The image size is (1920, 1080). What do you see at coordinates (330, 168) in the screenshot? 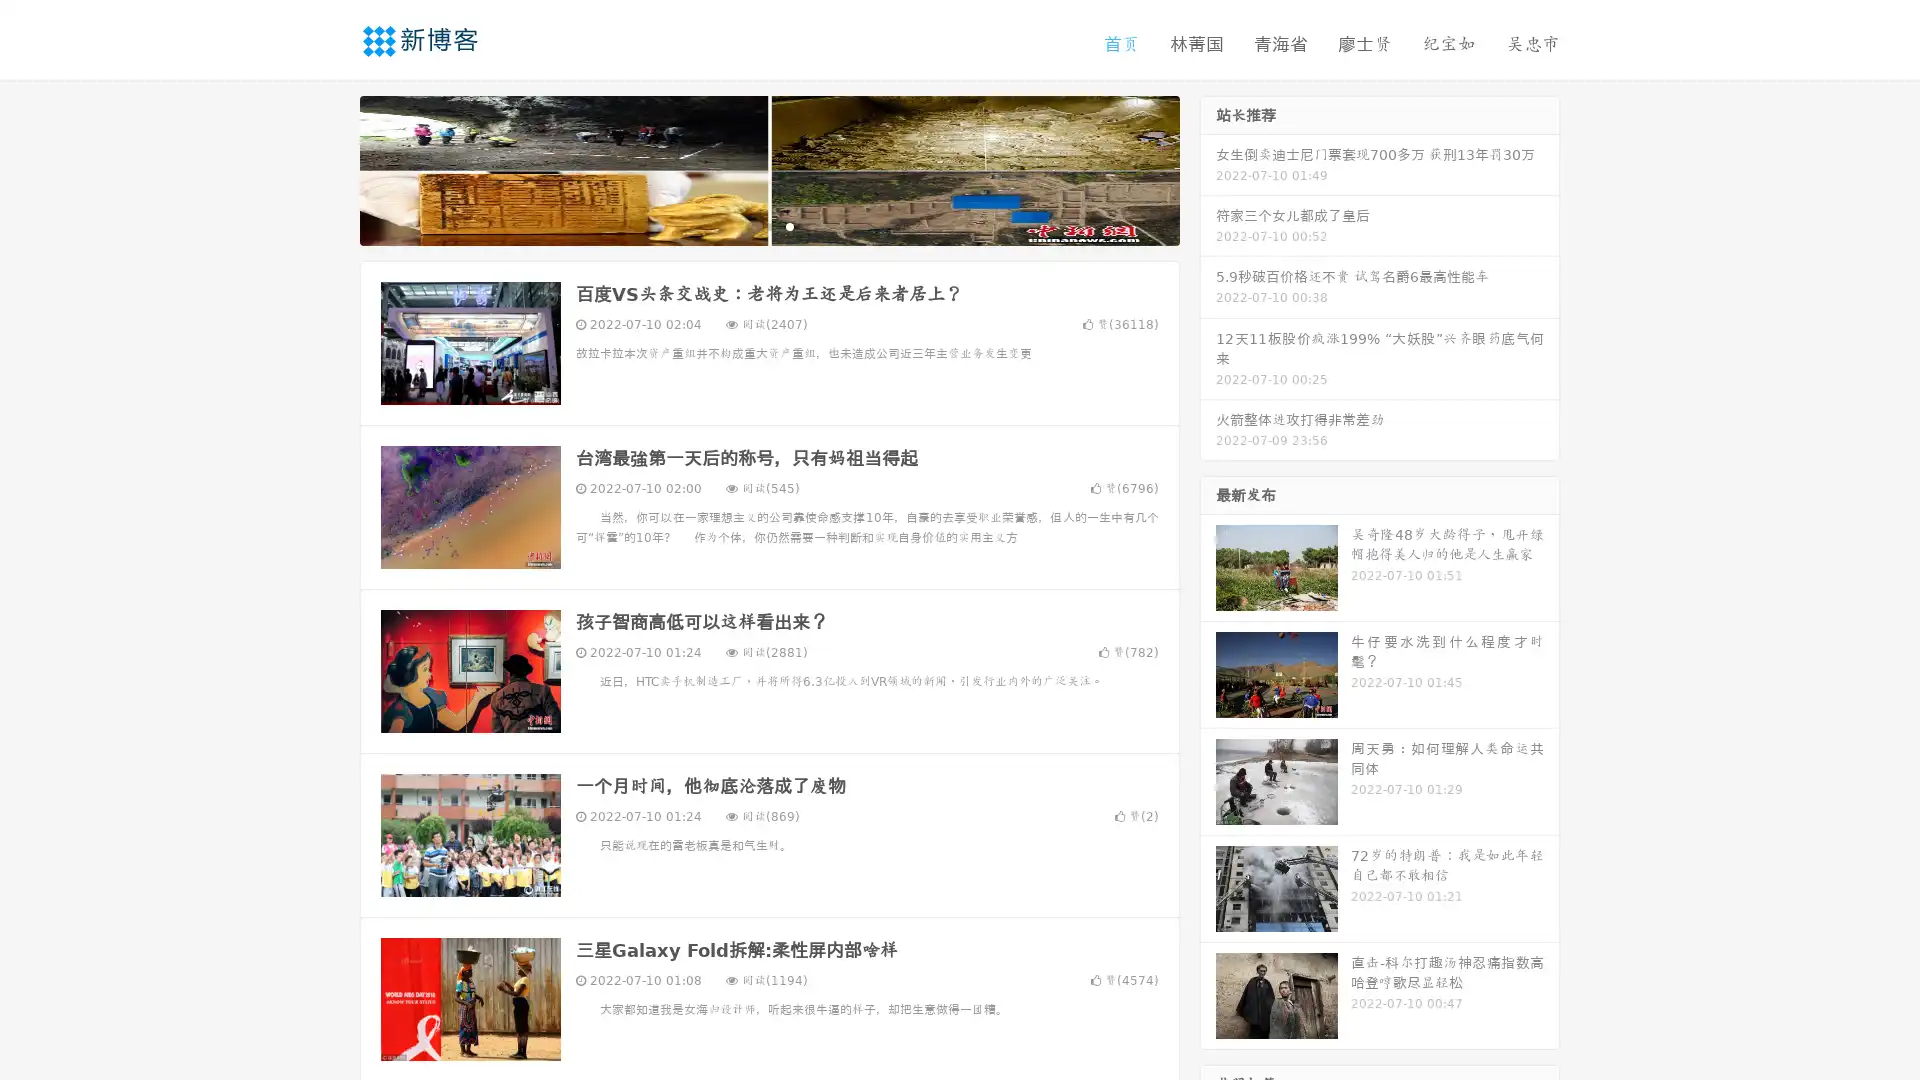
I see `Previous slide` at bounding box center [330, 168].